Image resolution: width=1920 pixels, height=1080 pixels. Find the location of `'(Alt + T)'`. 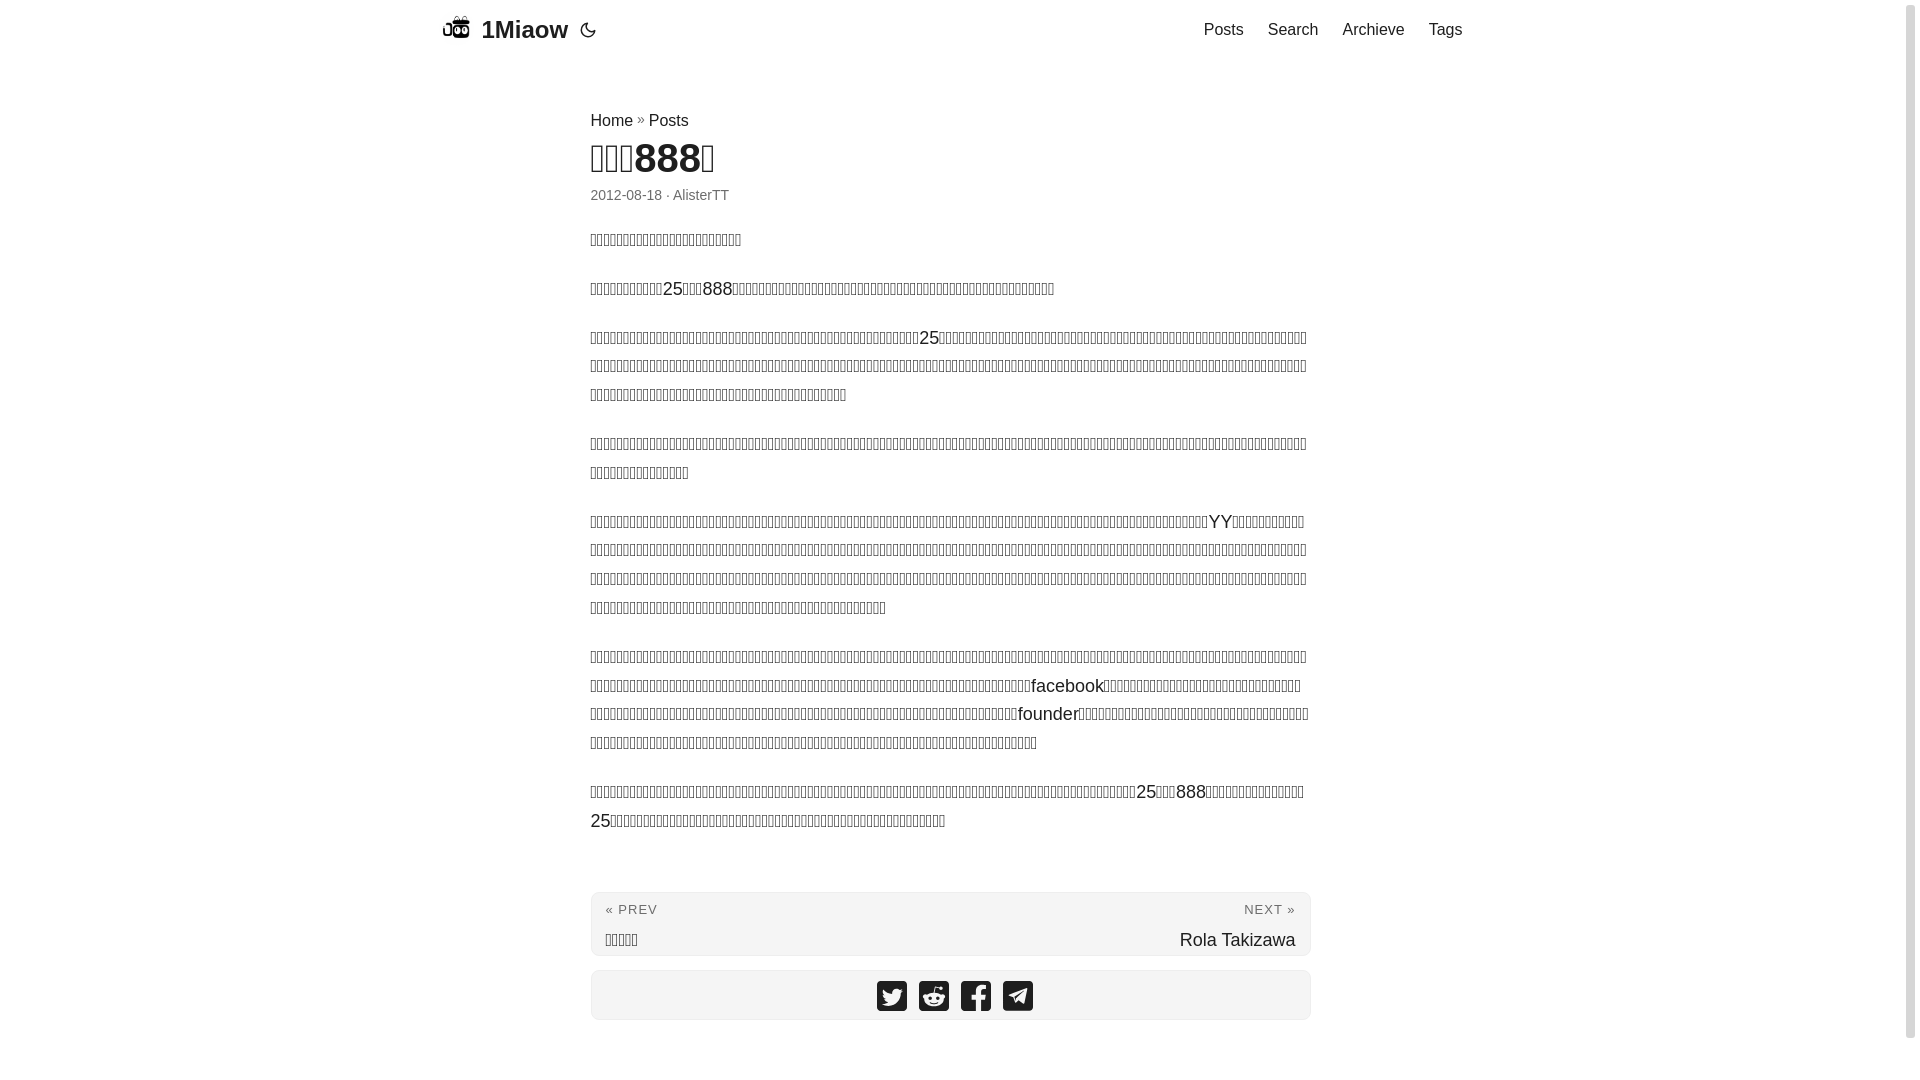

'(Alt + T)' is located at coordinates (587, 30).